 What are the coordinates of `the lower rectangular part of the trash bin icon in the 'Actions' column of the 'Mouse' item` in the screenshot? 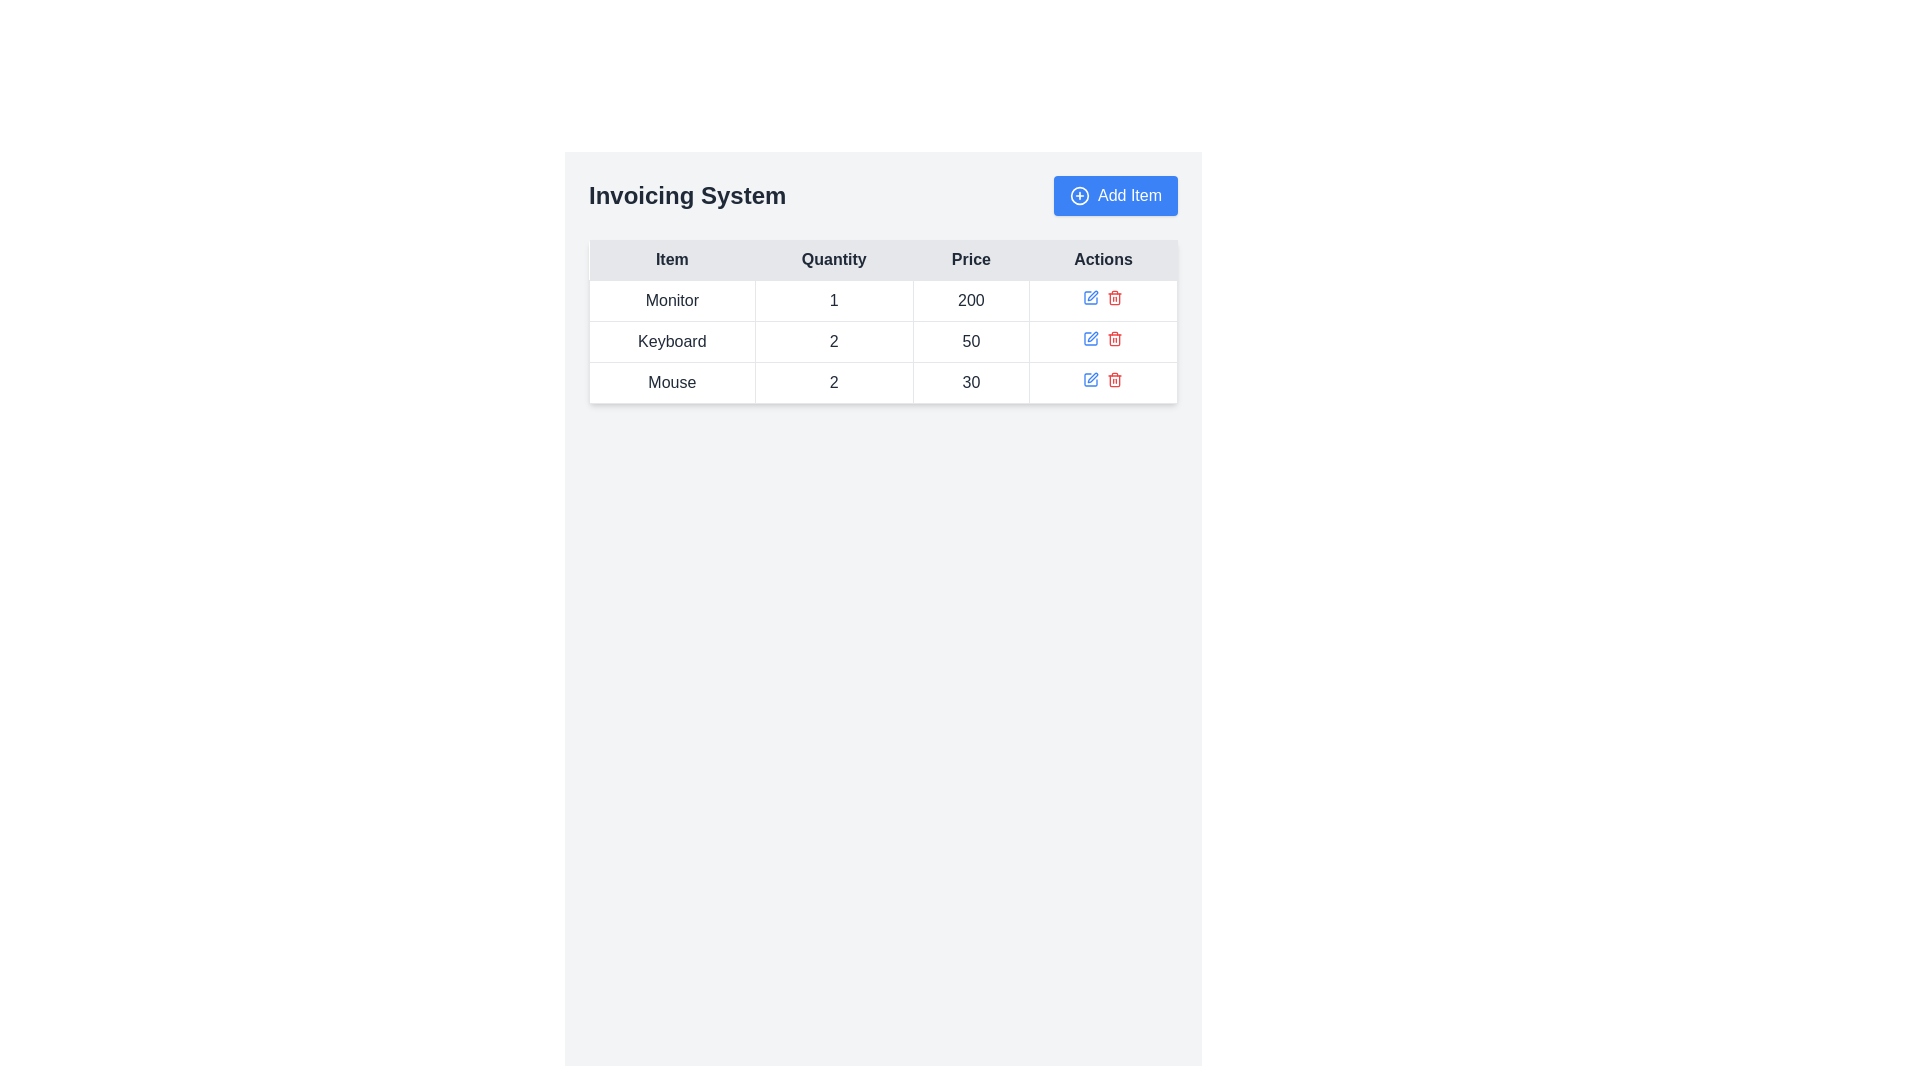 It's located at (1114, 381).